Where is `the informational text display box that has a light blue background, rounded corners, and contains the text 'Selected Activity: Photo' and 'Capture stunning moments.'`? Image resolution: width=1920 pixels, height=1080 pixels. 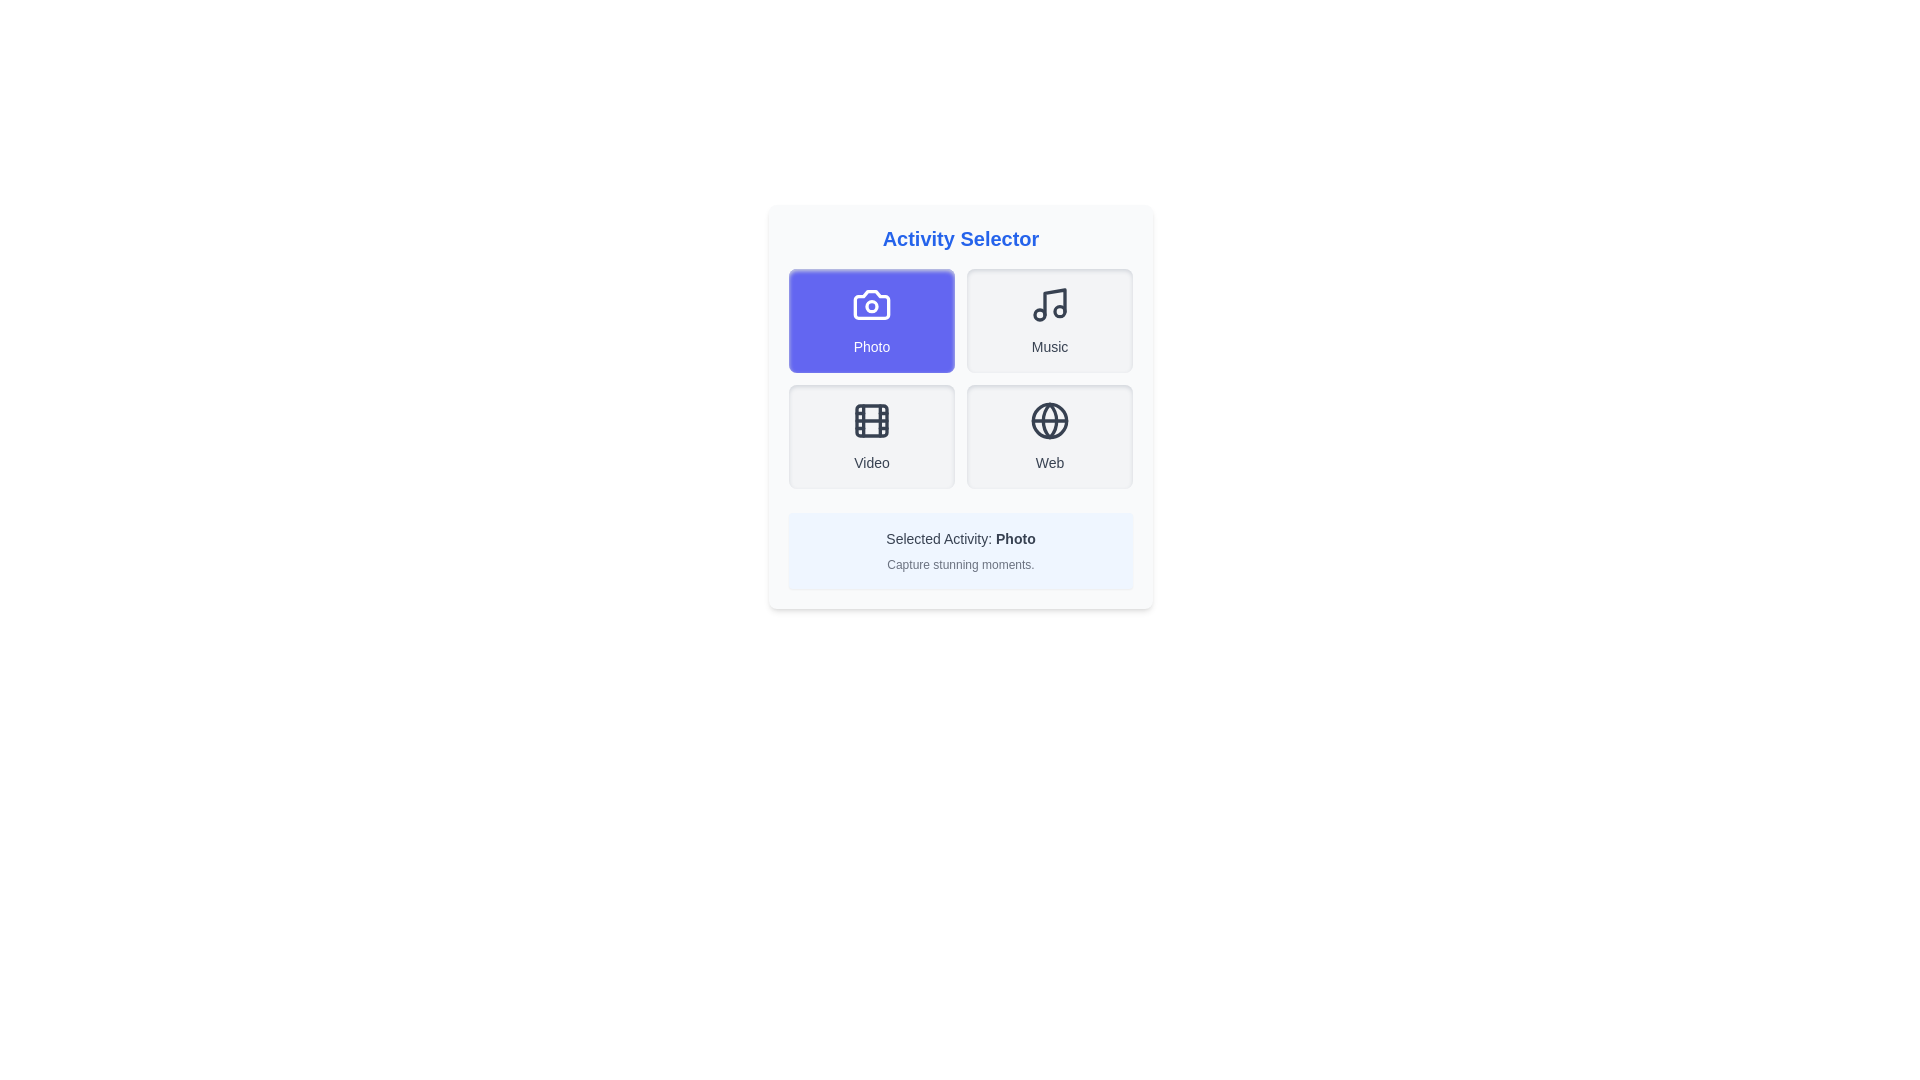
the informational text display box that has a light blue background, rounded corners, and contains the text 'Selected Activity: Photo' and 'Capture stunning moments.' is located at coordinates (960, 551).